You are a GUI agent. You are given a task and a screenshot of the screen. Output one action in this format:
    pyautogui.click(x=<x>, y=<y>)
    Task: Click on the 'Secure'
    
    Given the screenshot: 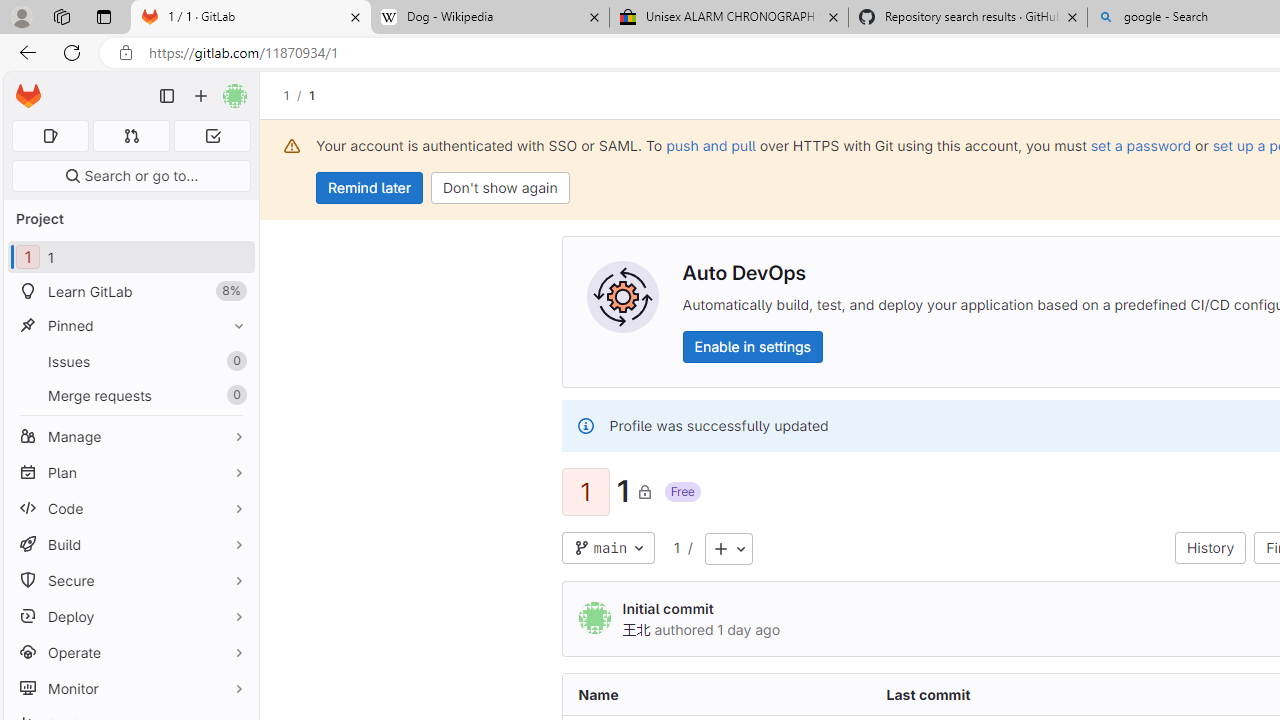 What is the action you would take?
    pyautogui.click(x=130, y=580)
    